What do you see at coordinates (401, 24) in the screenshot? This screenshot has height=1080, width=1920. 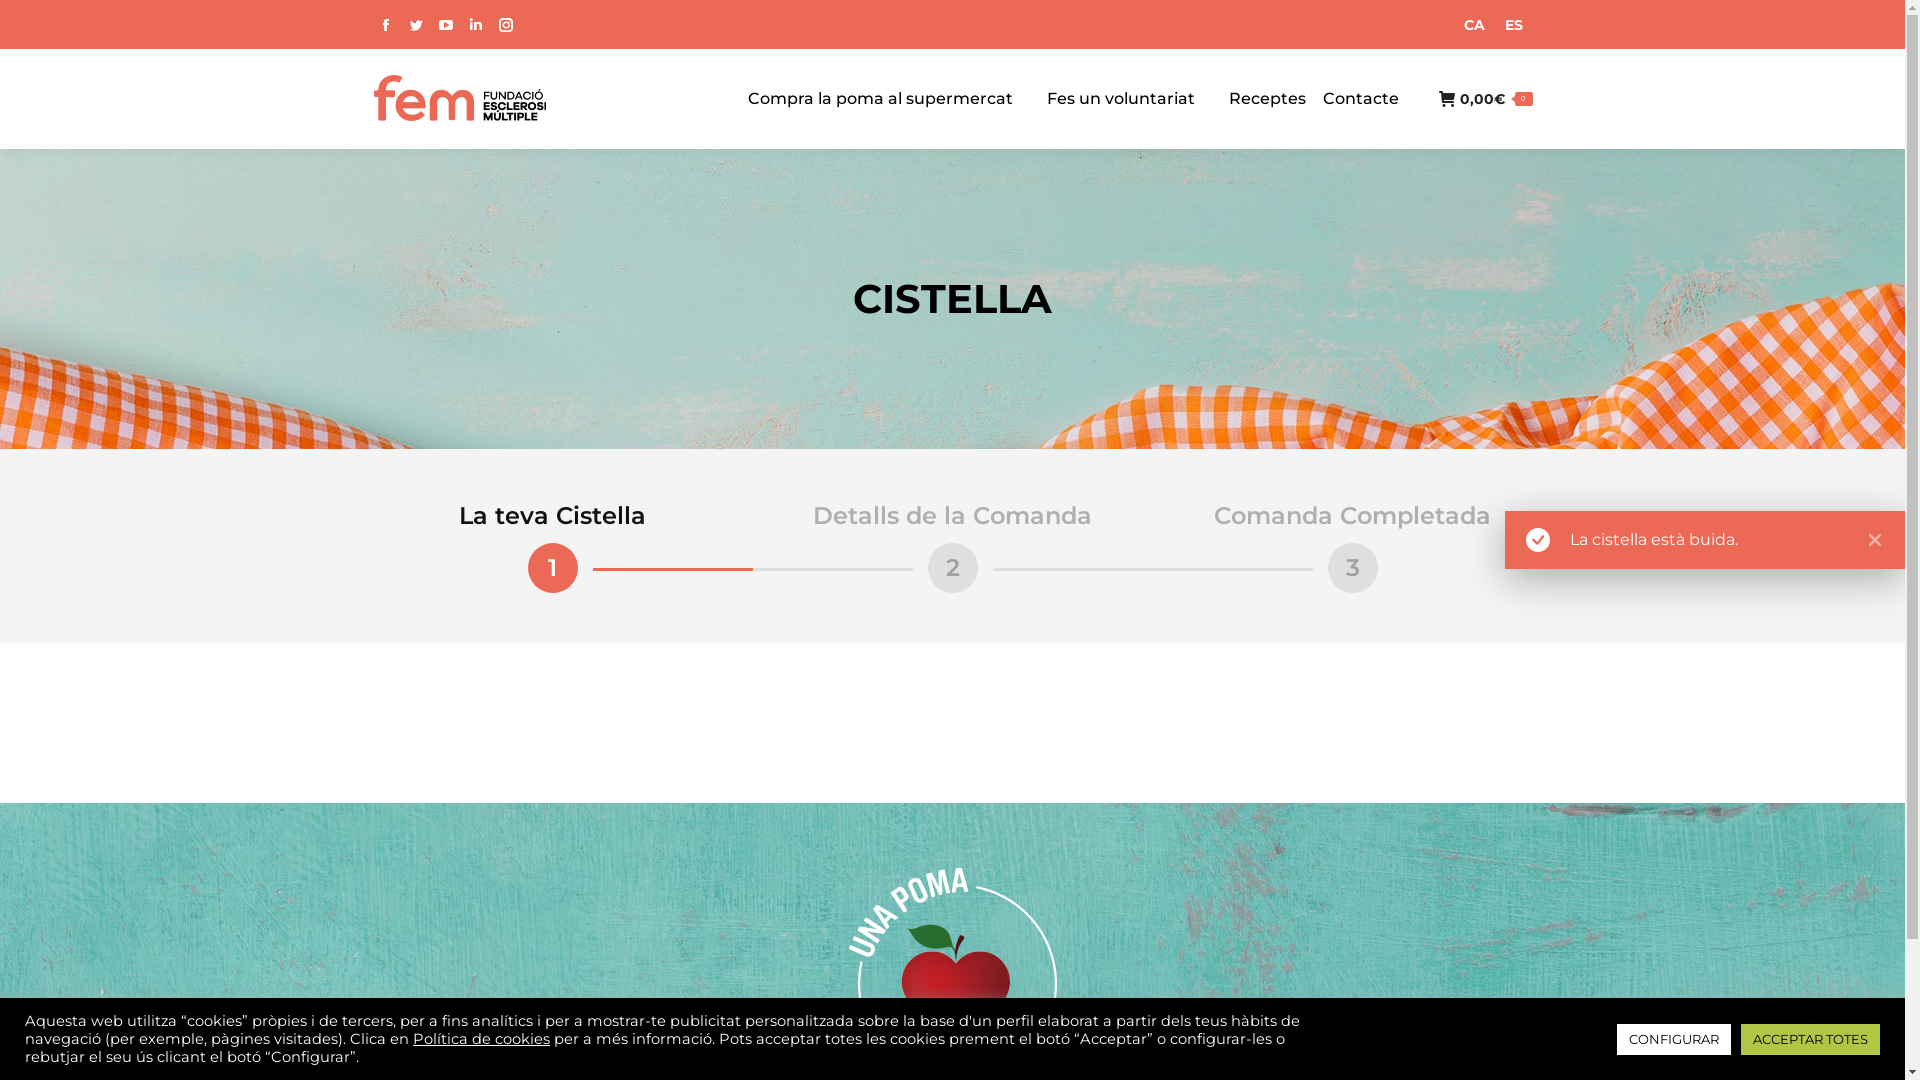 I see `'Twitter page opens in new window'` at bounding box center [401, 24].